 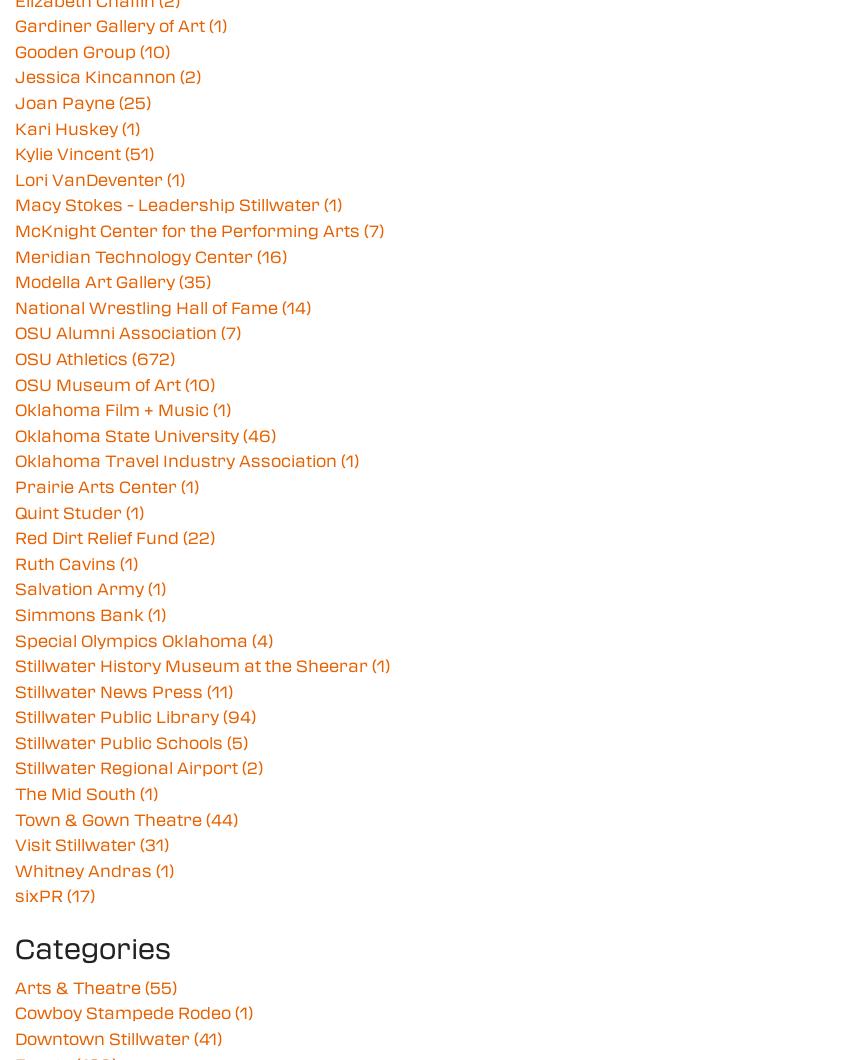 I want to click on '(35)', so click(x=194, y=281).